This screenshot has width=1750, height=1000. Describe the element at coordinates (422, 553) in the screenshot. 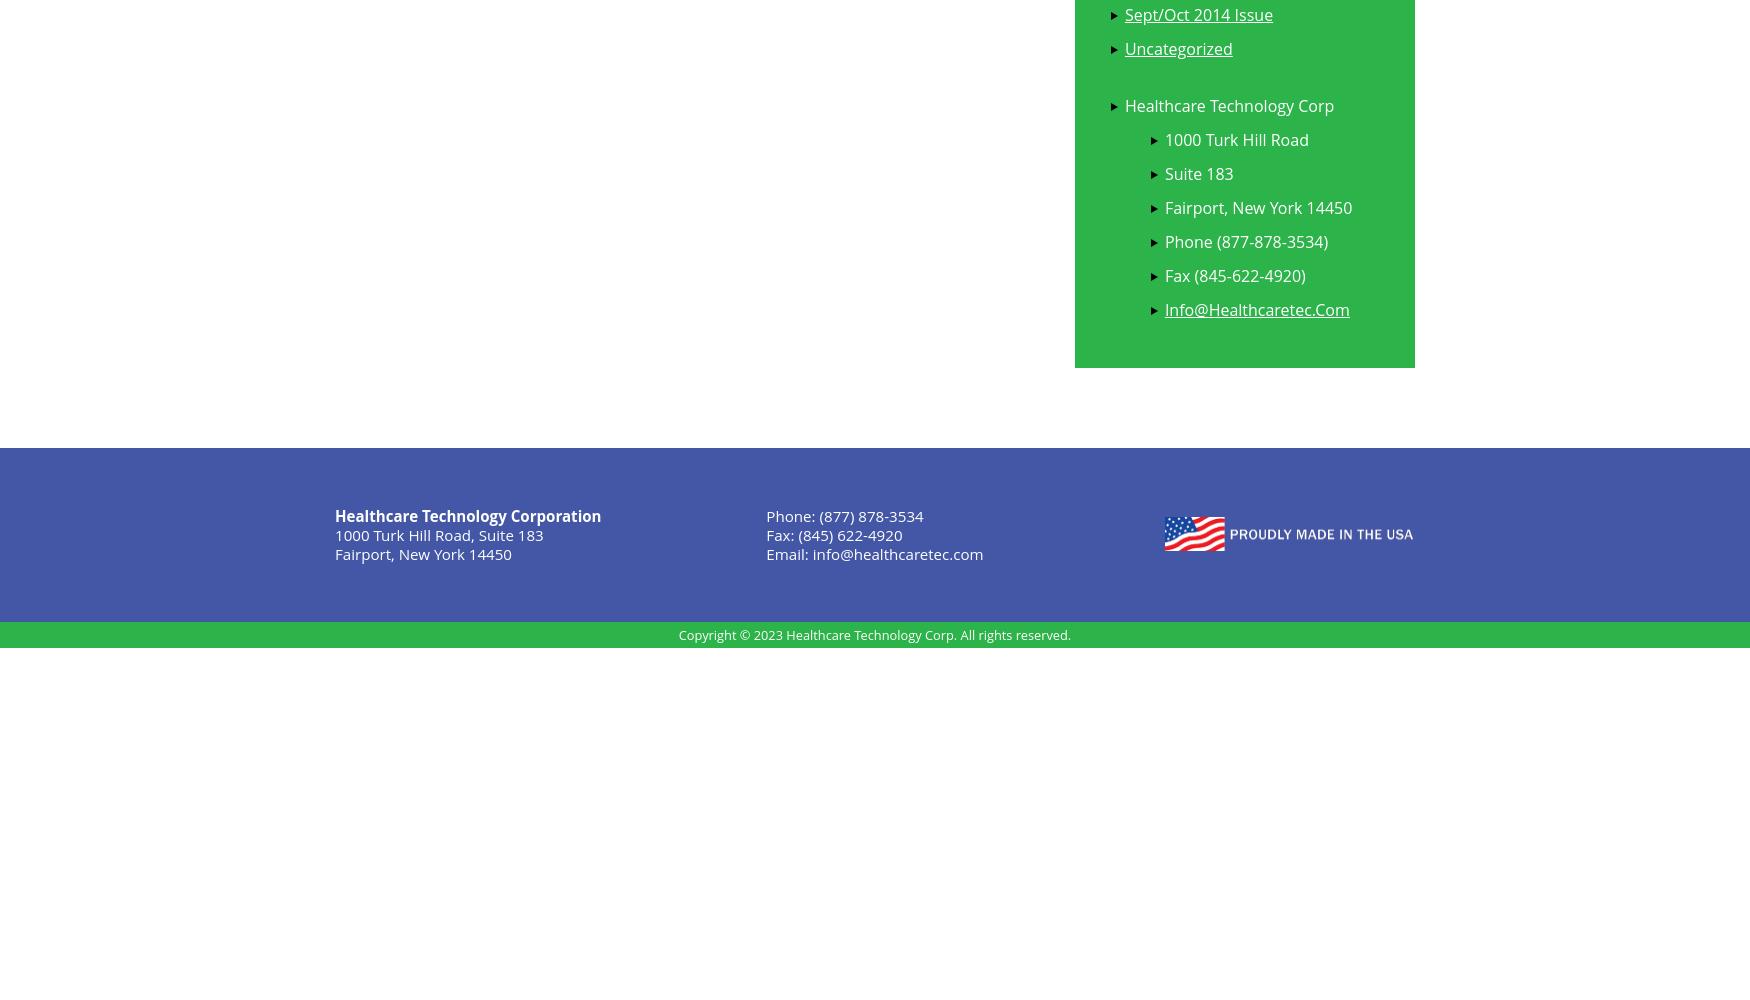

I see `'Fairport, New York 14450'` at that location.